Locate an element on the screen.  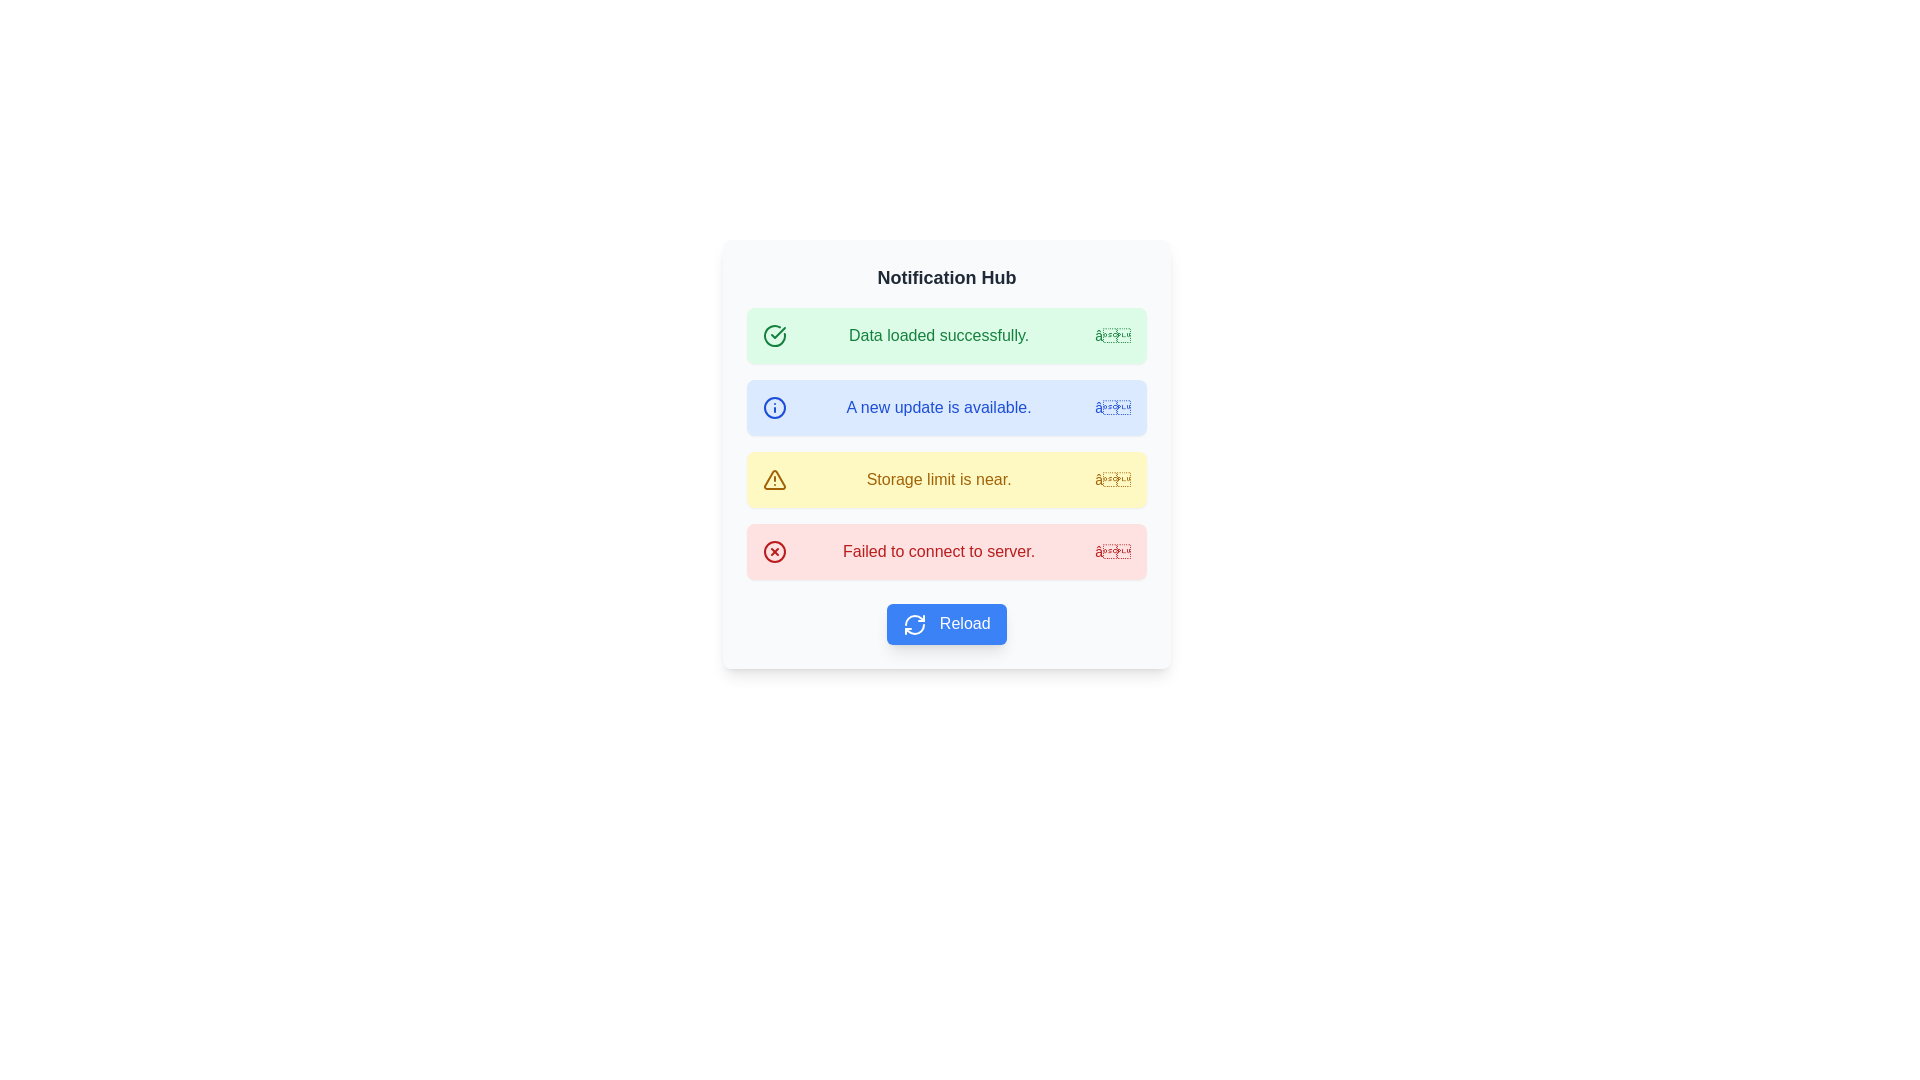
the blue 'Reload' button located below the message area, which features a circular reload icon and a white 'Reload' text label, to trigger hover effects is located at coordinates (945, 623).